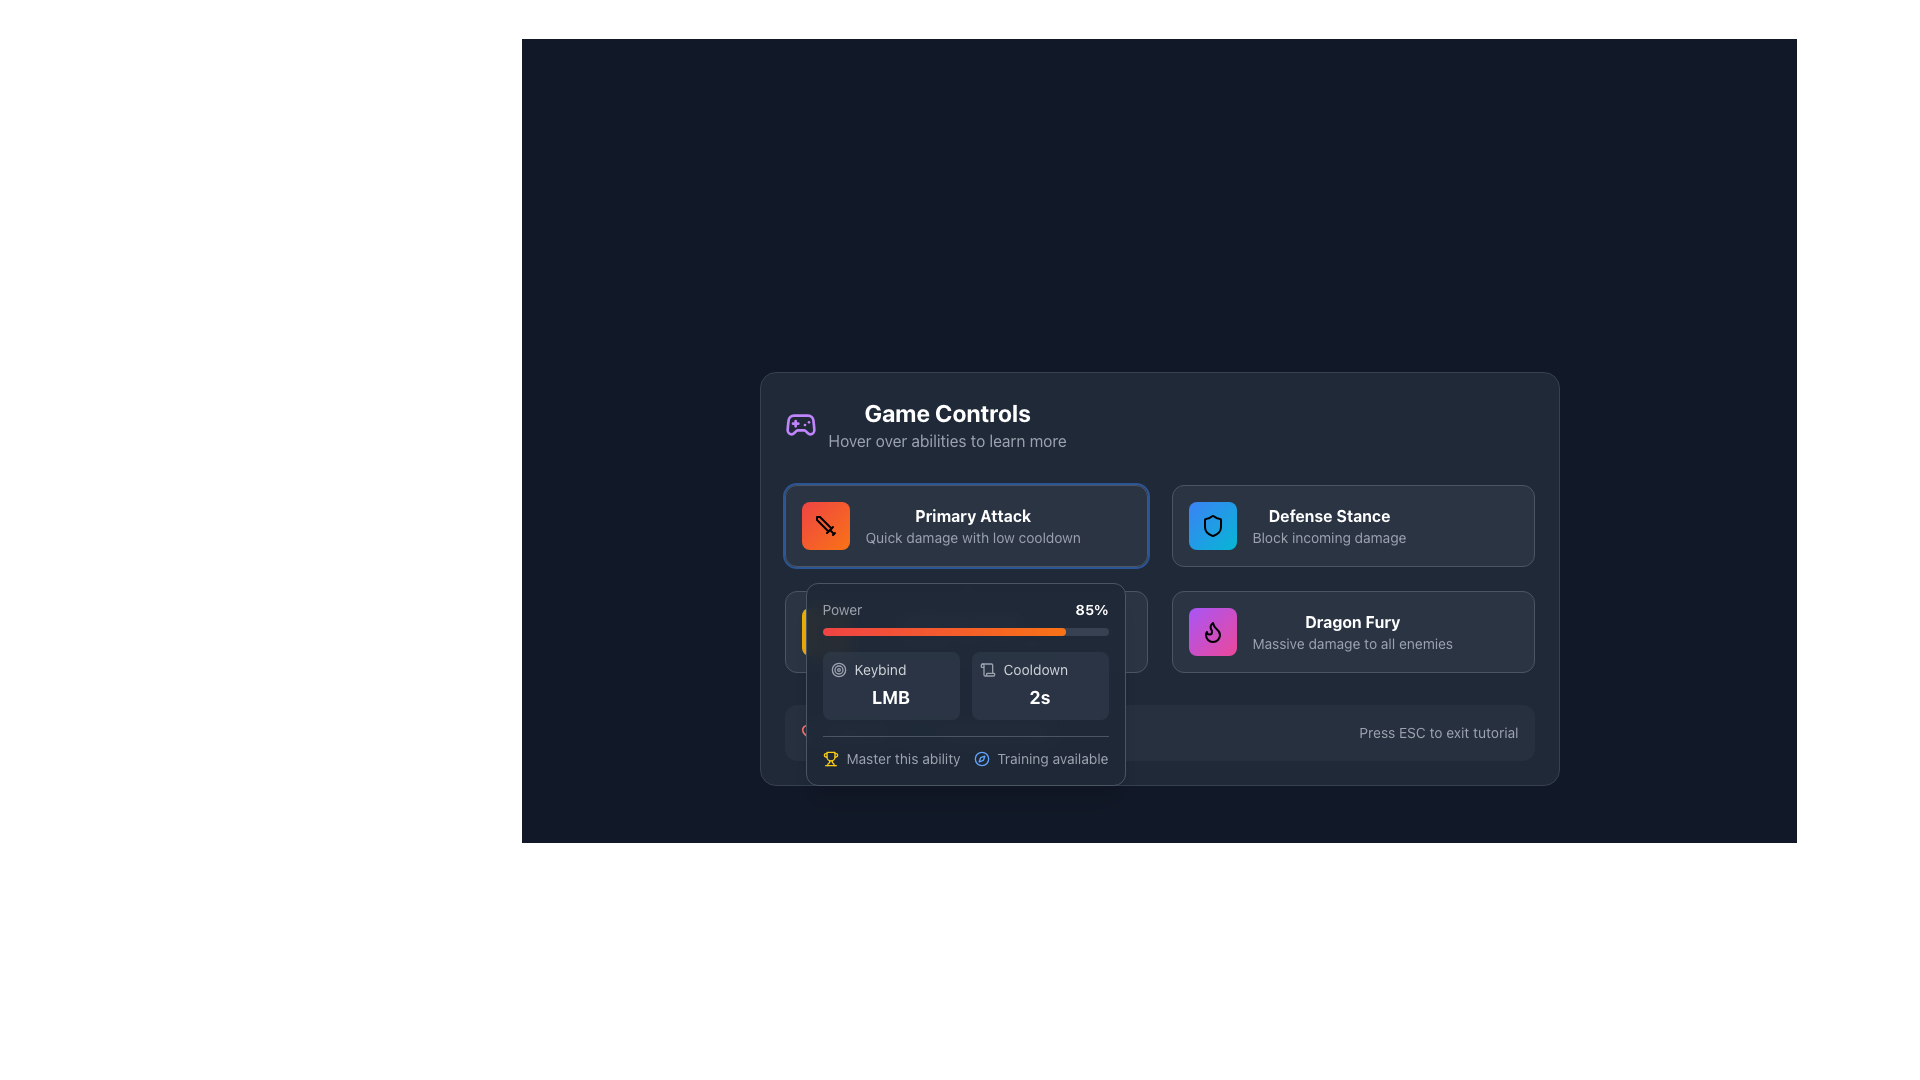  Describe the element at coordinates (880, 670) in the screenshot. I see `text from the 'Keybind' label, which is a small, light gray font situated in a horizontal layout next to a target icon and above a bold 'LMB' label` at that location.